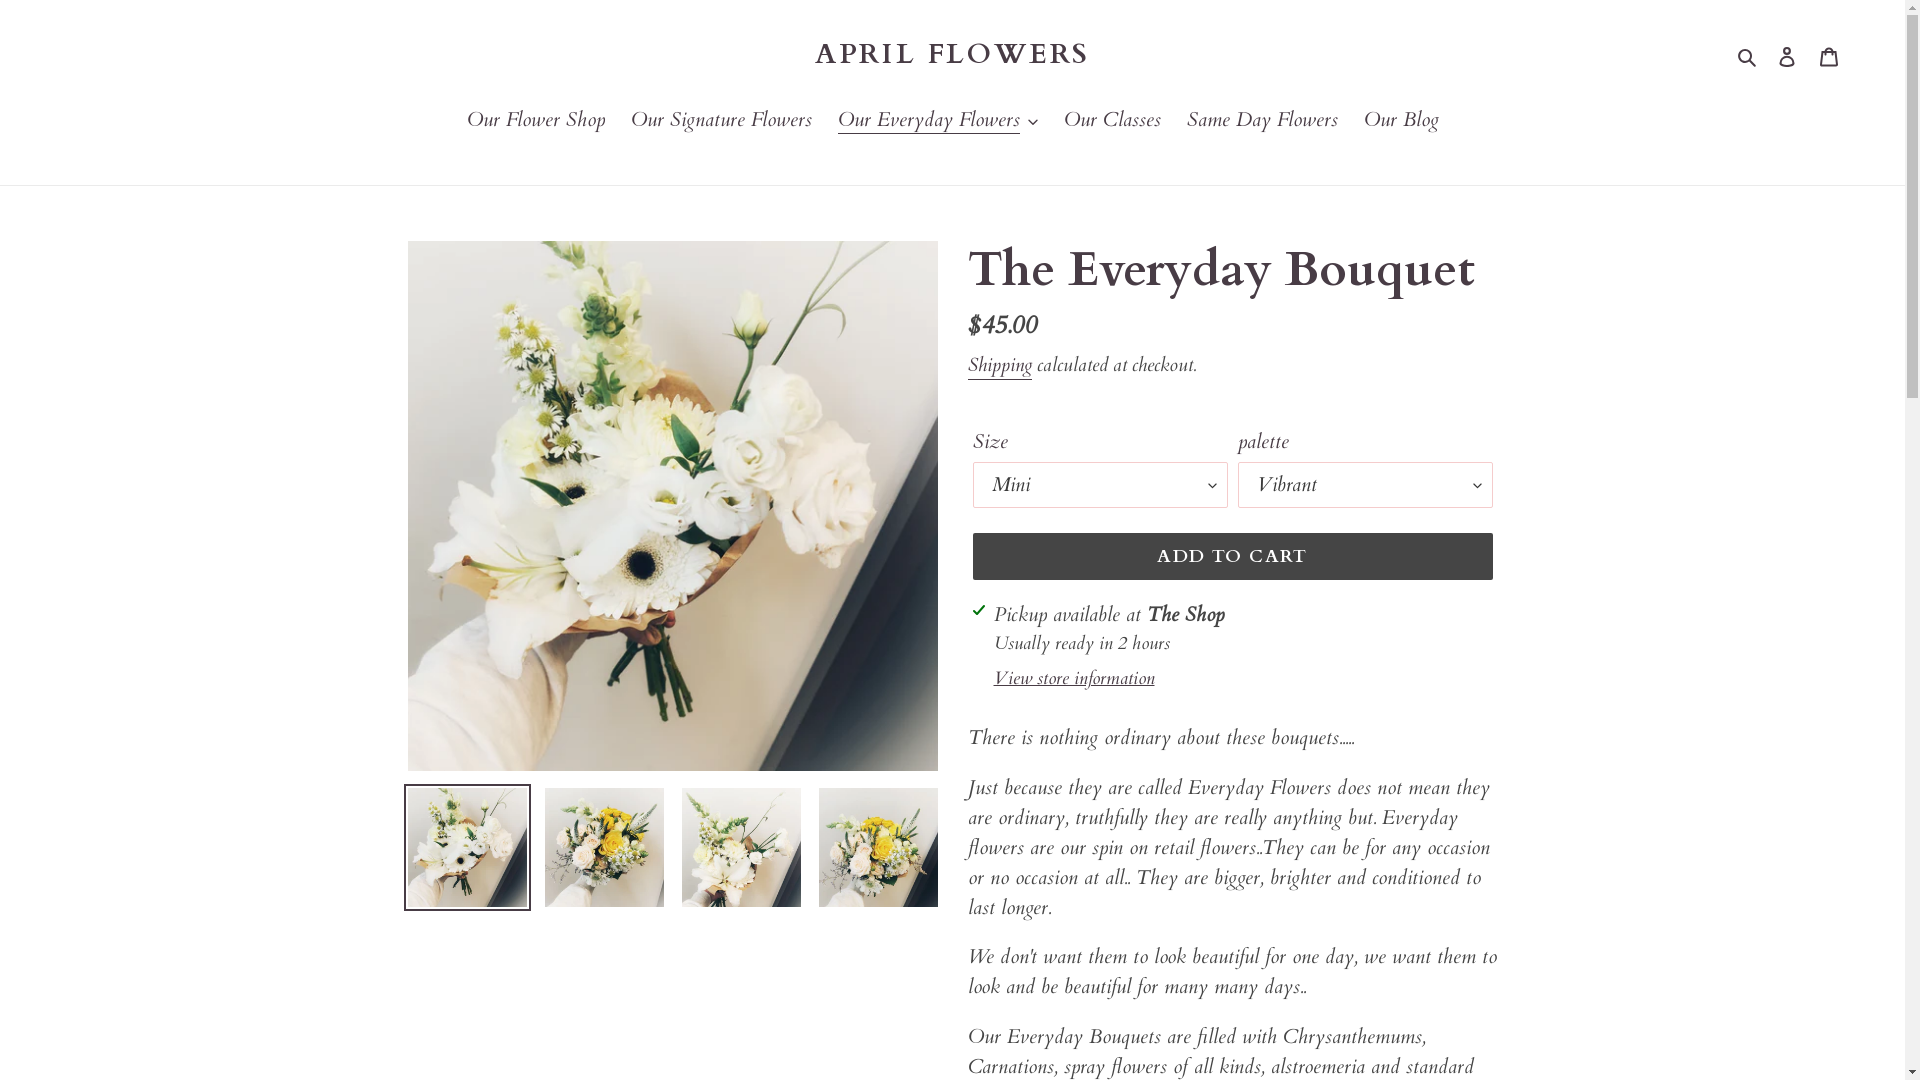 The image size is (1920, 1080). What do you see at coordinates (1808, 53) in the screenshot?
I see `'Cart'` at bounding box center [1808, 53].